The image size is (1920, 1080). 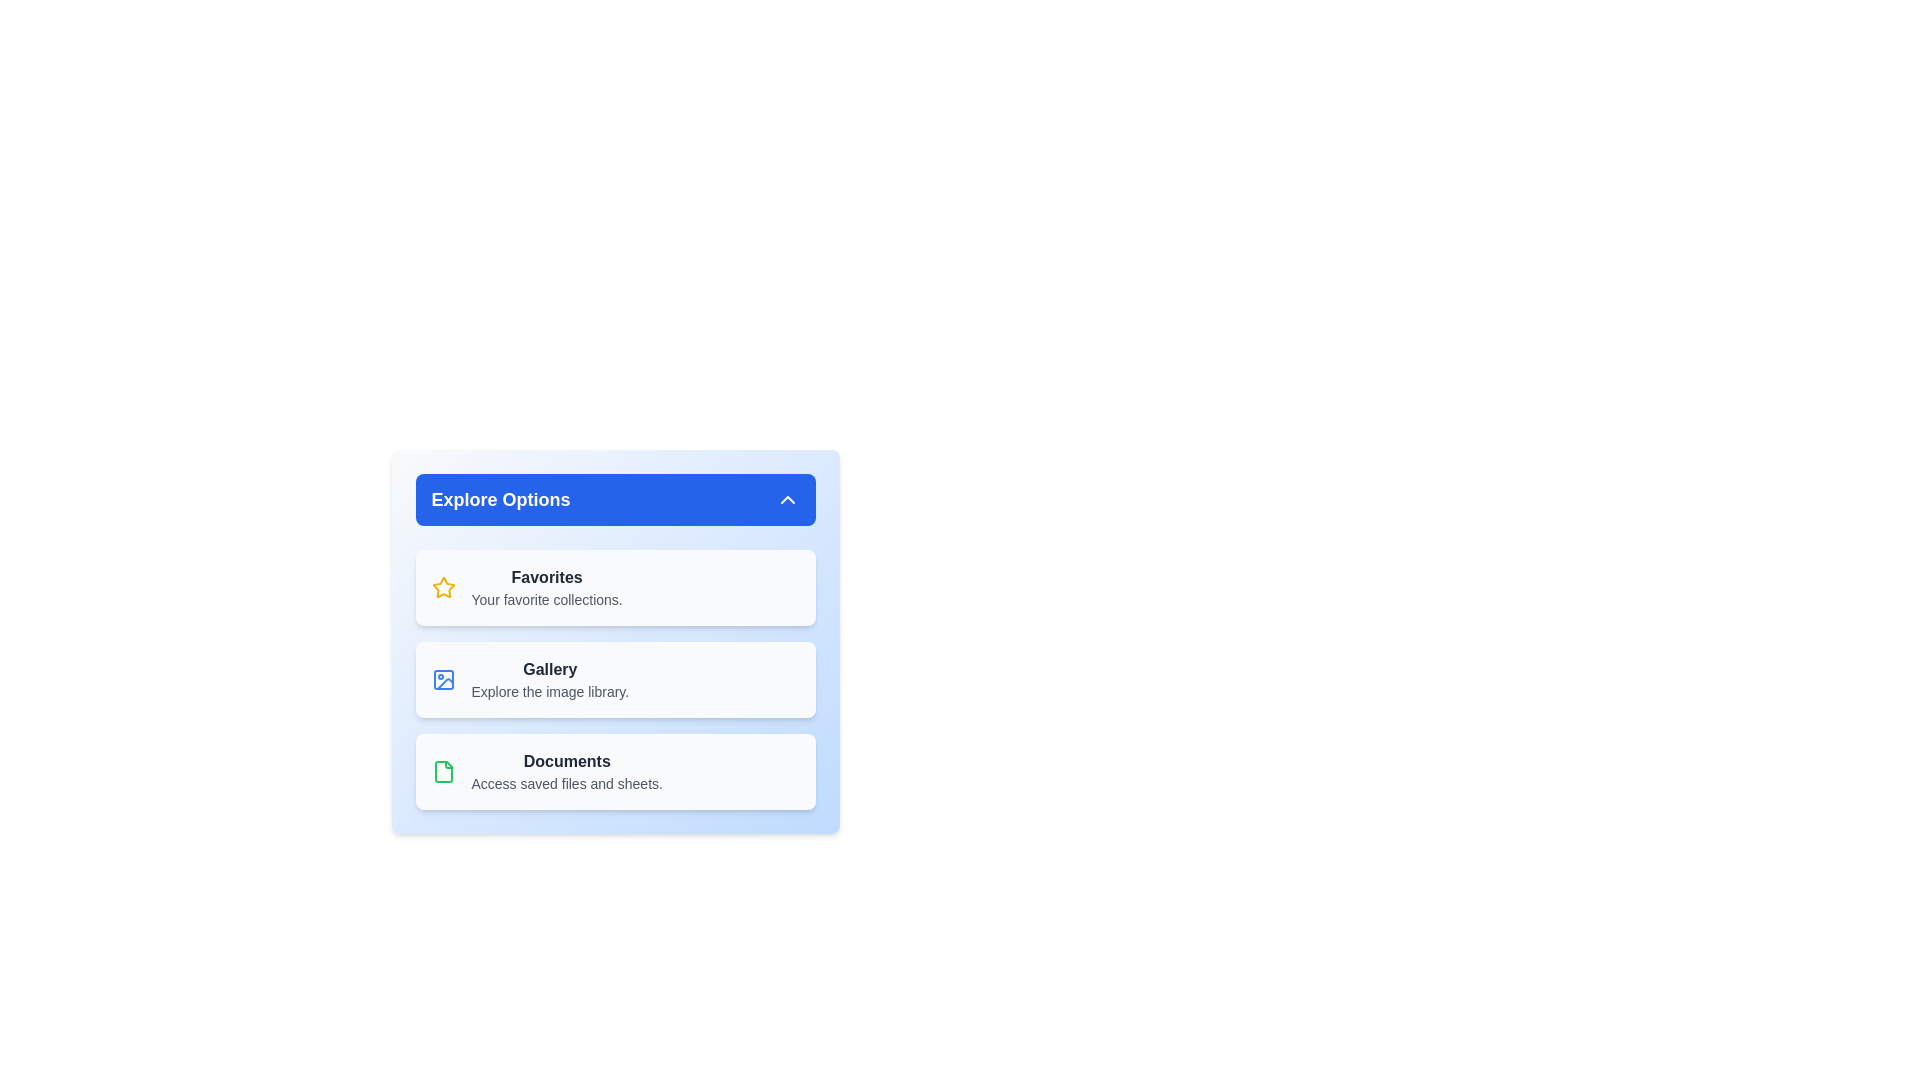 I want to click on the star icon with a yellow outline and a white center located to the left of the 'Favorites' text label in the menu under 'Explore Options', so click(x=442, y=586).